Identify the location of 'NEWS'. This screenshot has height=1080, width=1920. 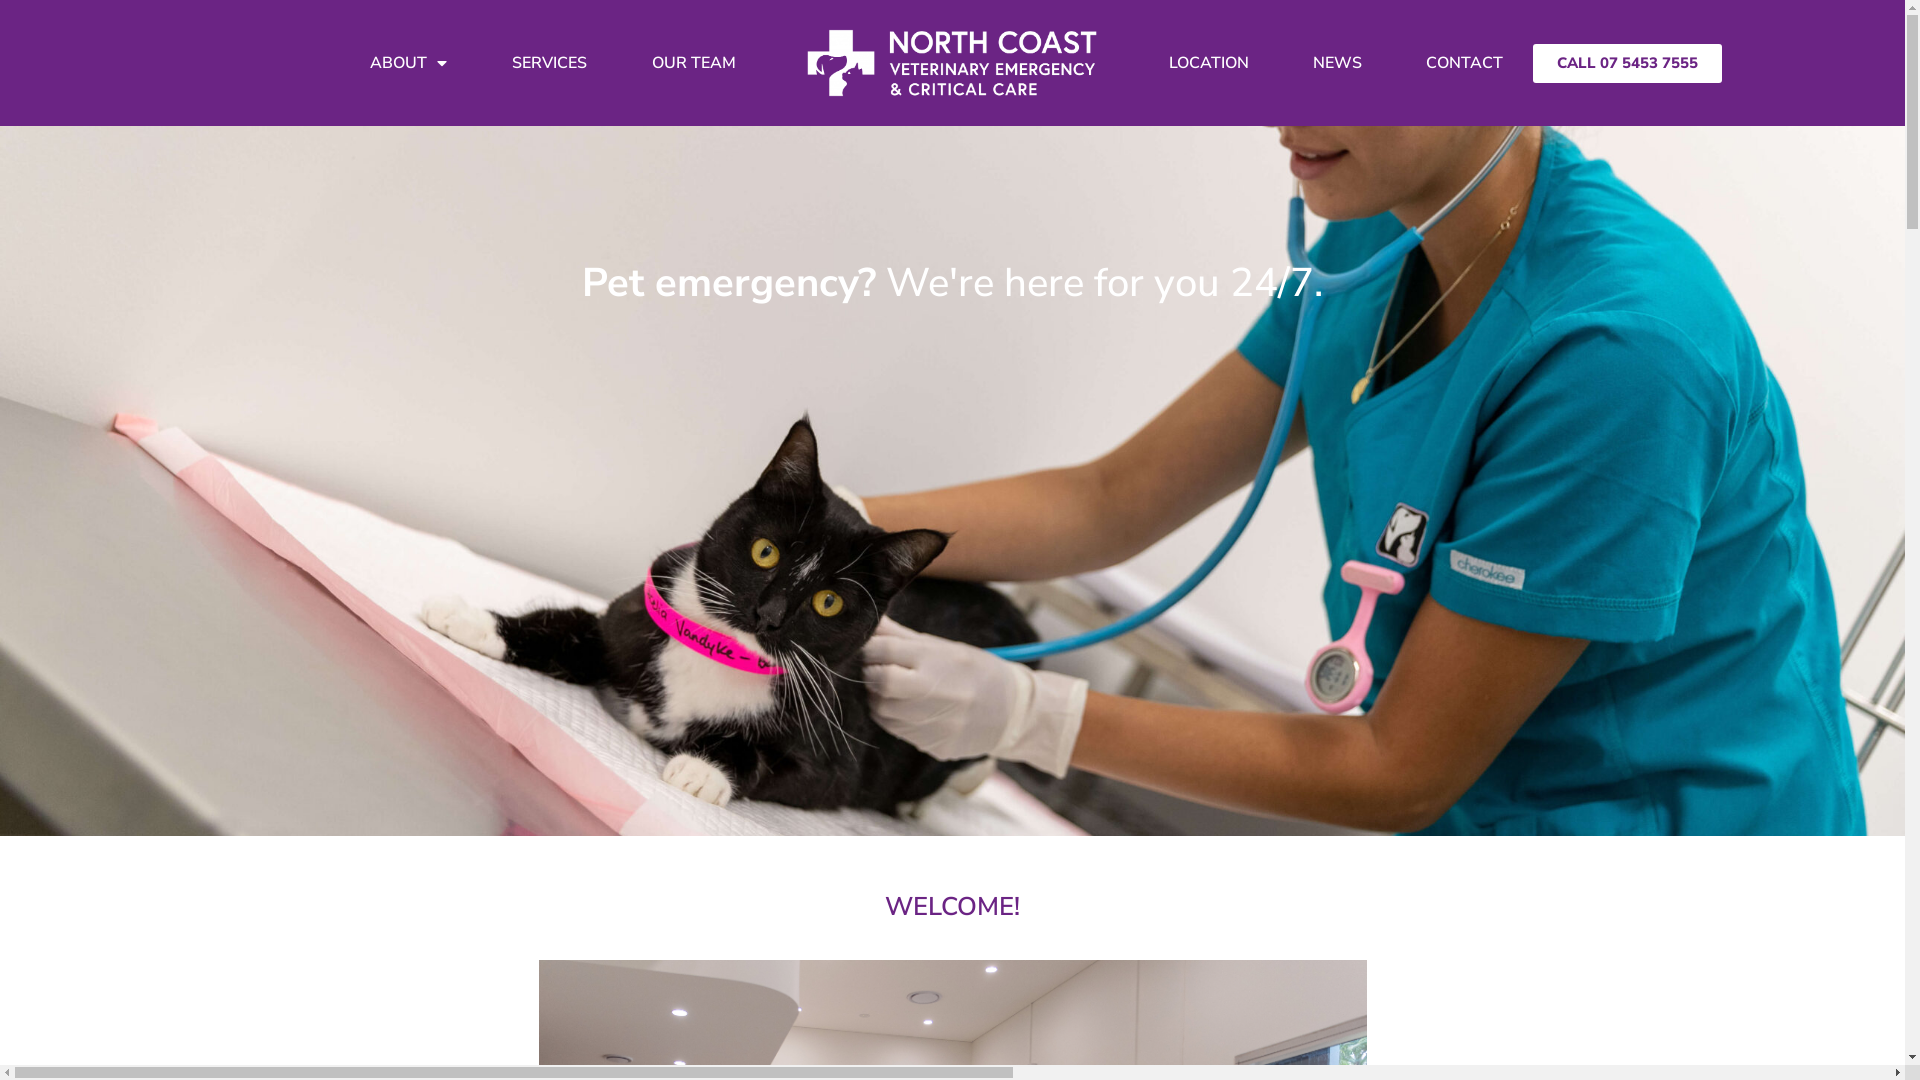
(1282, 61).